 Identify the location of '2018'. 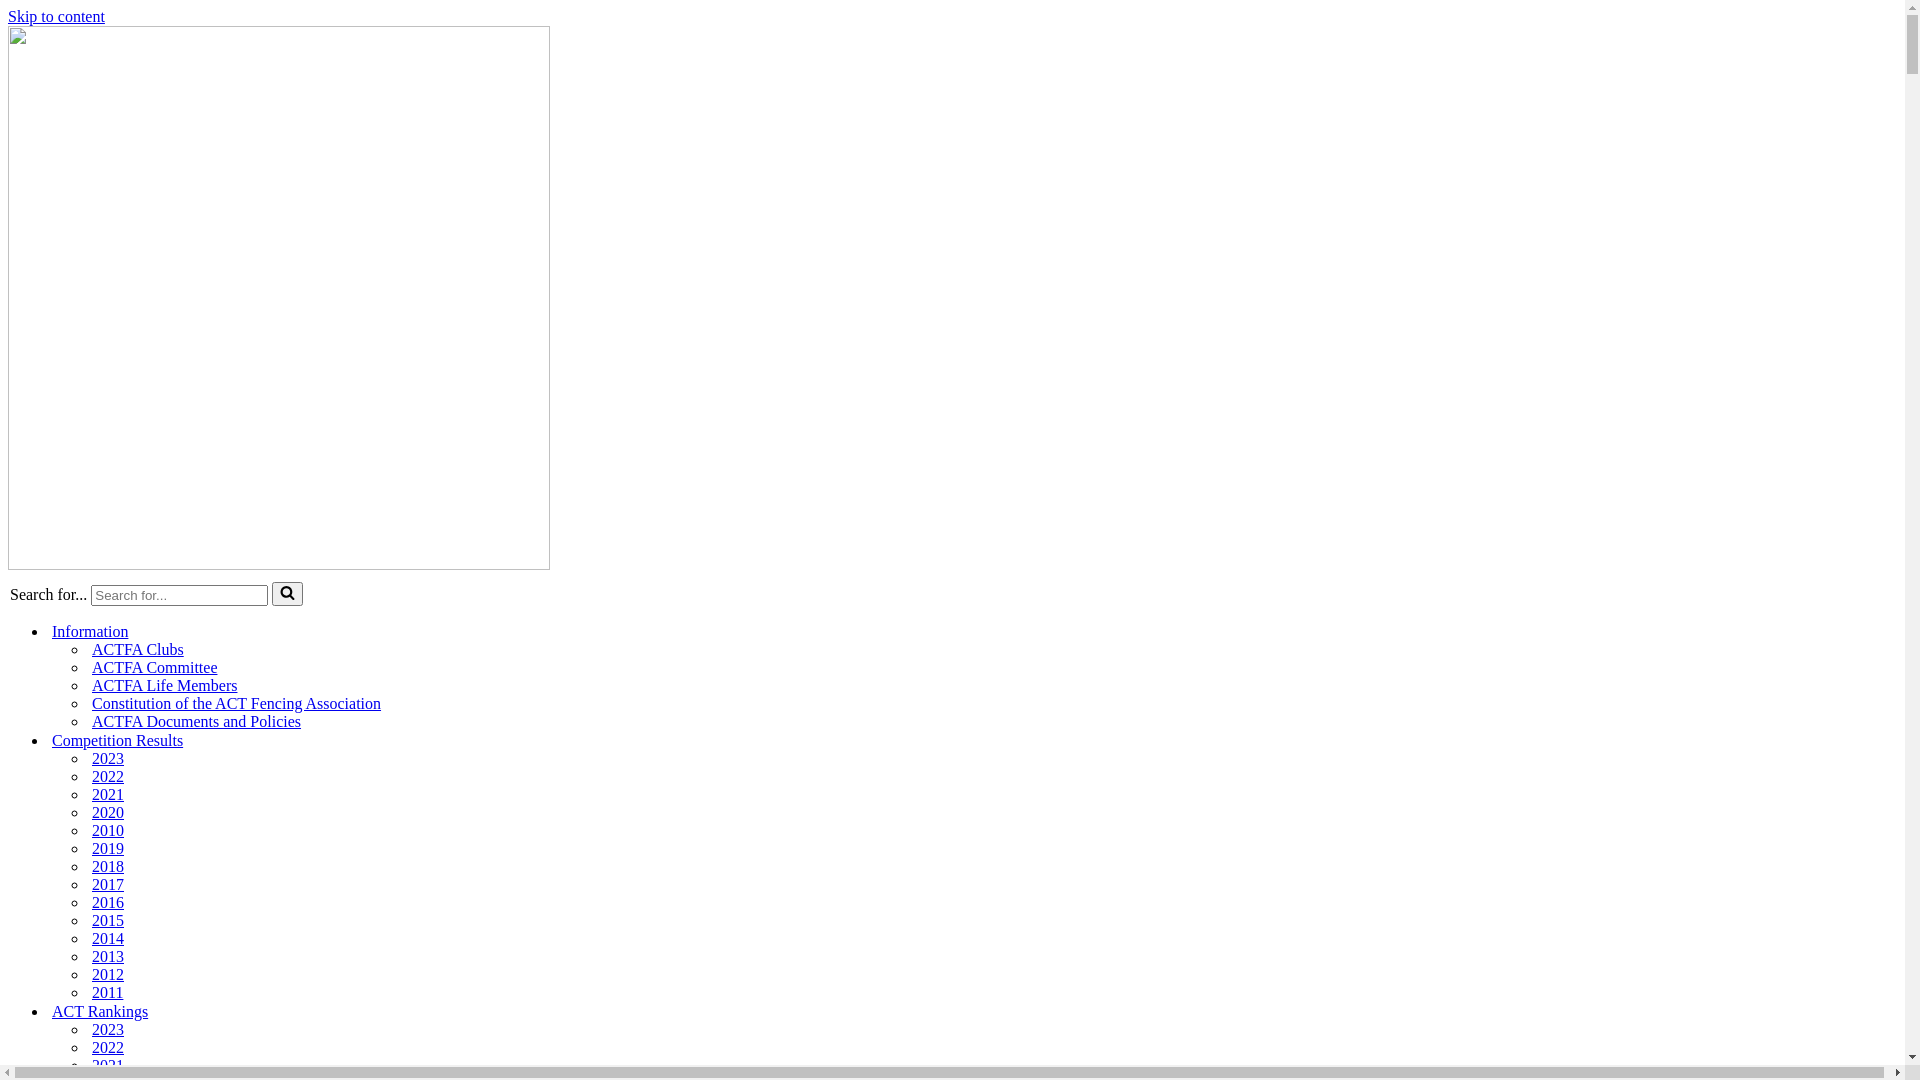
(107, 866).